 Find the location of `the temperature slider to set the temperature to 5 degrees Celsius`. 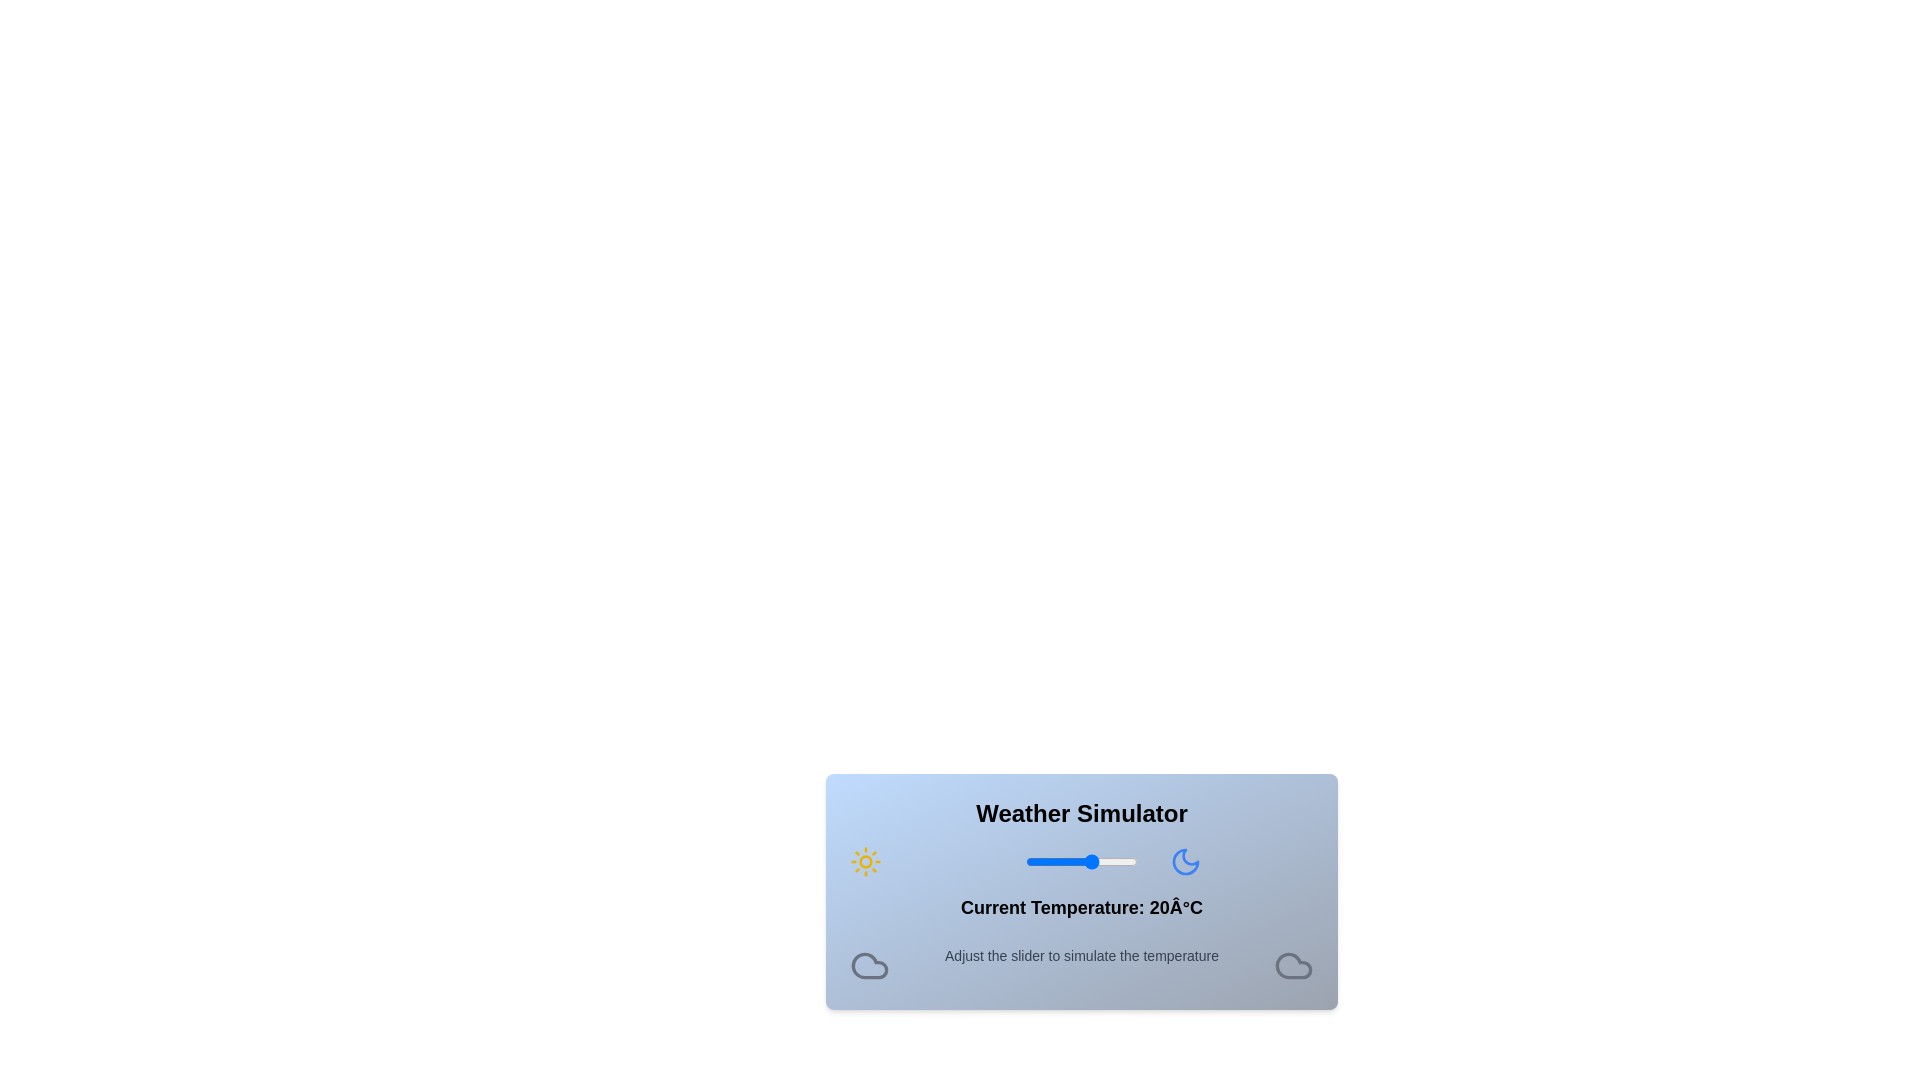

the temperature slider to set the temperature to 5 degrees Celsius is located at coordinates (1058, 860).